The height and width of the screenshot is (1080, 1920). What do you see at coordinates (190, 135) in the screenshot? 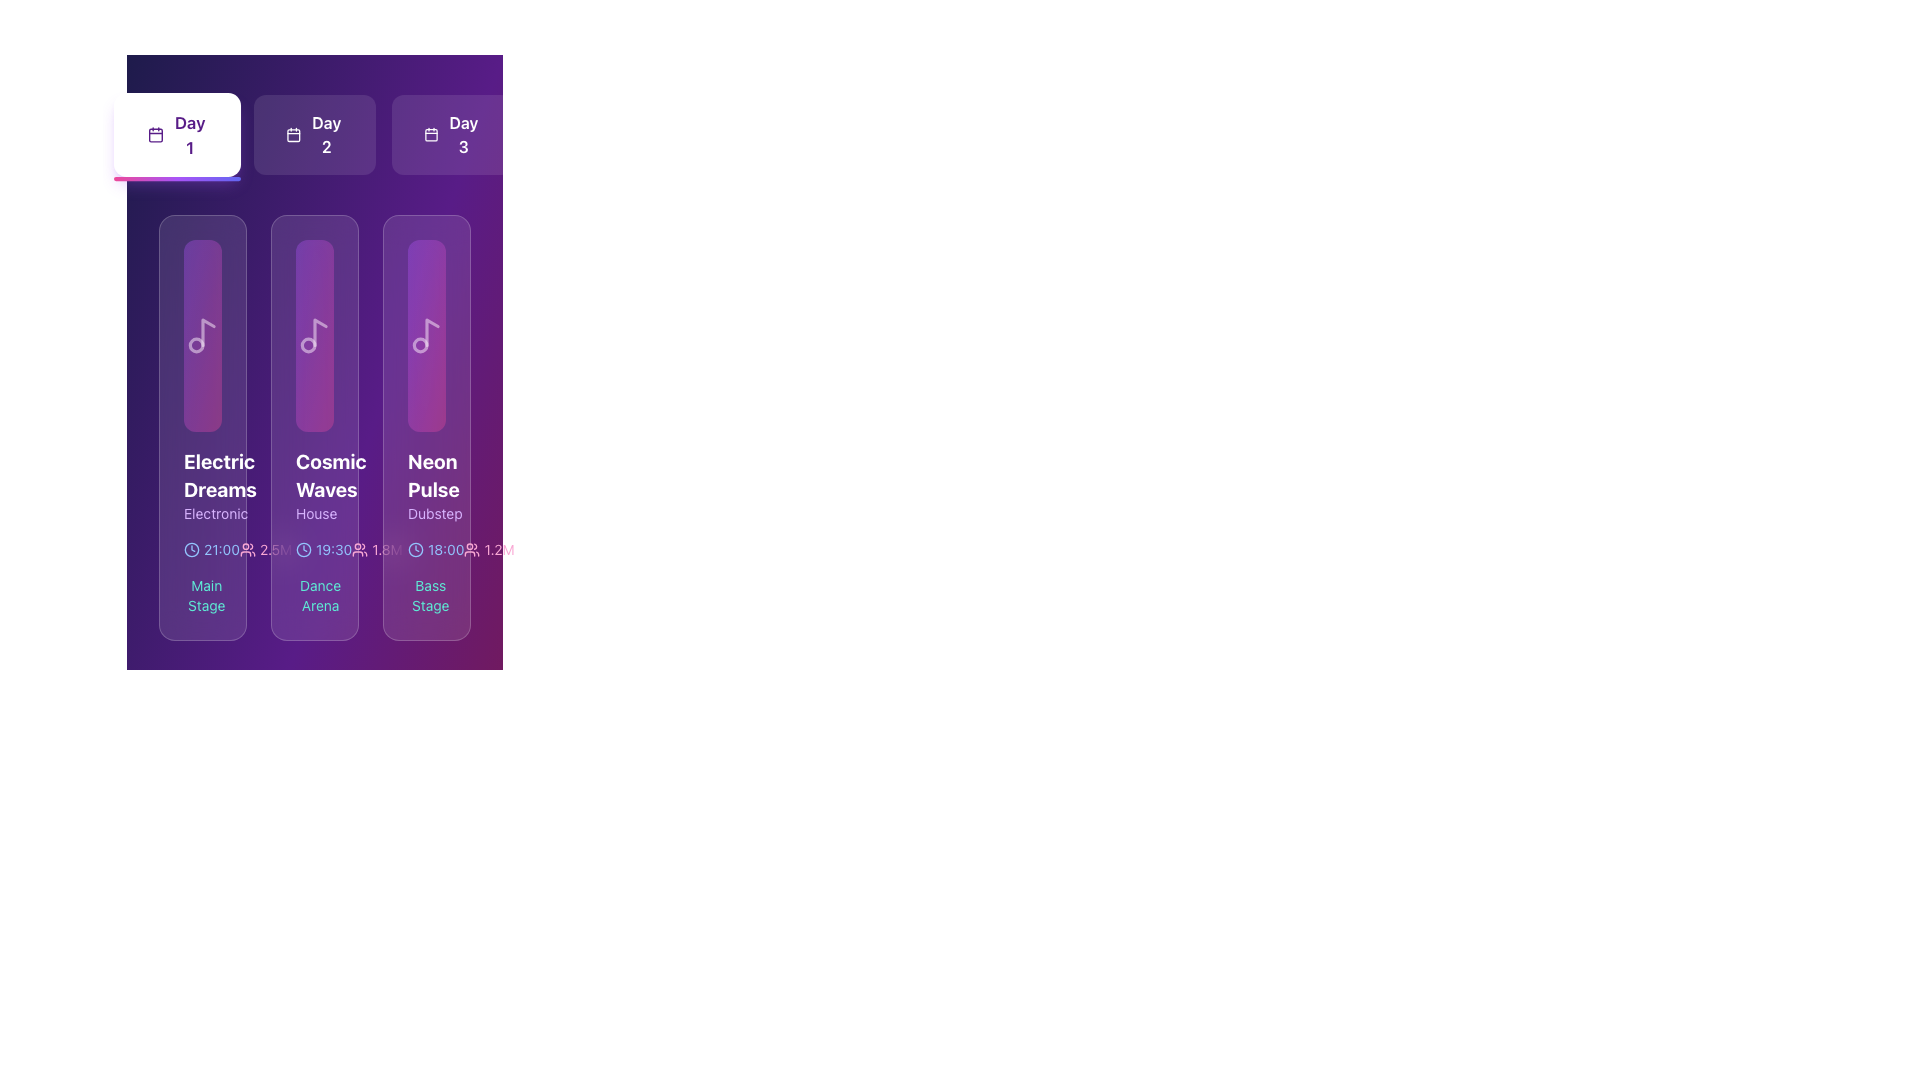
I see `the 'Day 1' tab in the segmented tab control` at bounding box center [190, 135].